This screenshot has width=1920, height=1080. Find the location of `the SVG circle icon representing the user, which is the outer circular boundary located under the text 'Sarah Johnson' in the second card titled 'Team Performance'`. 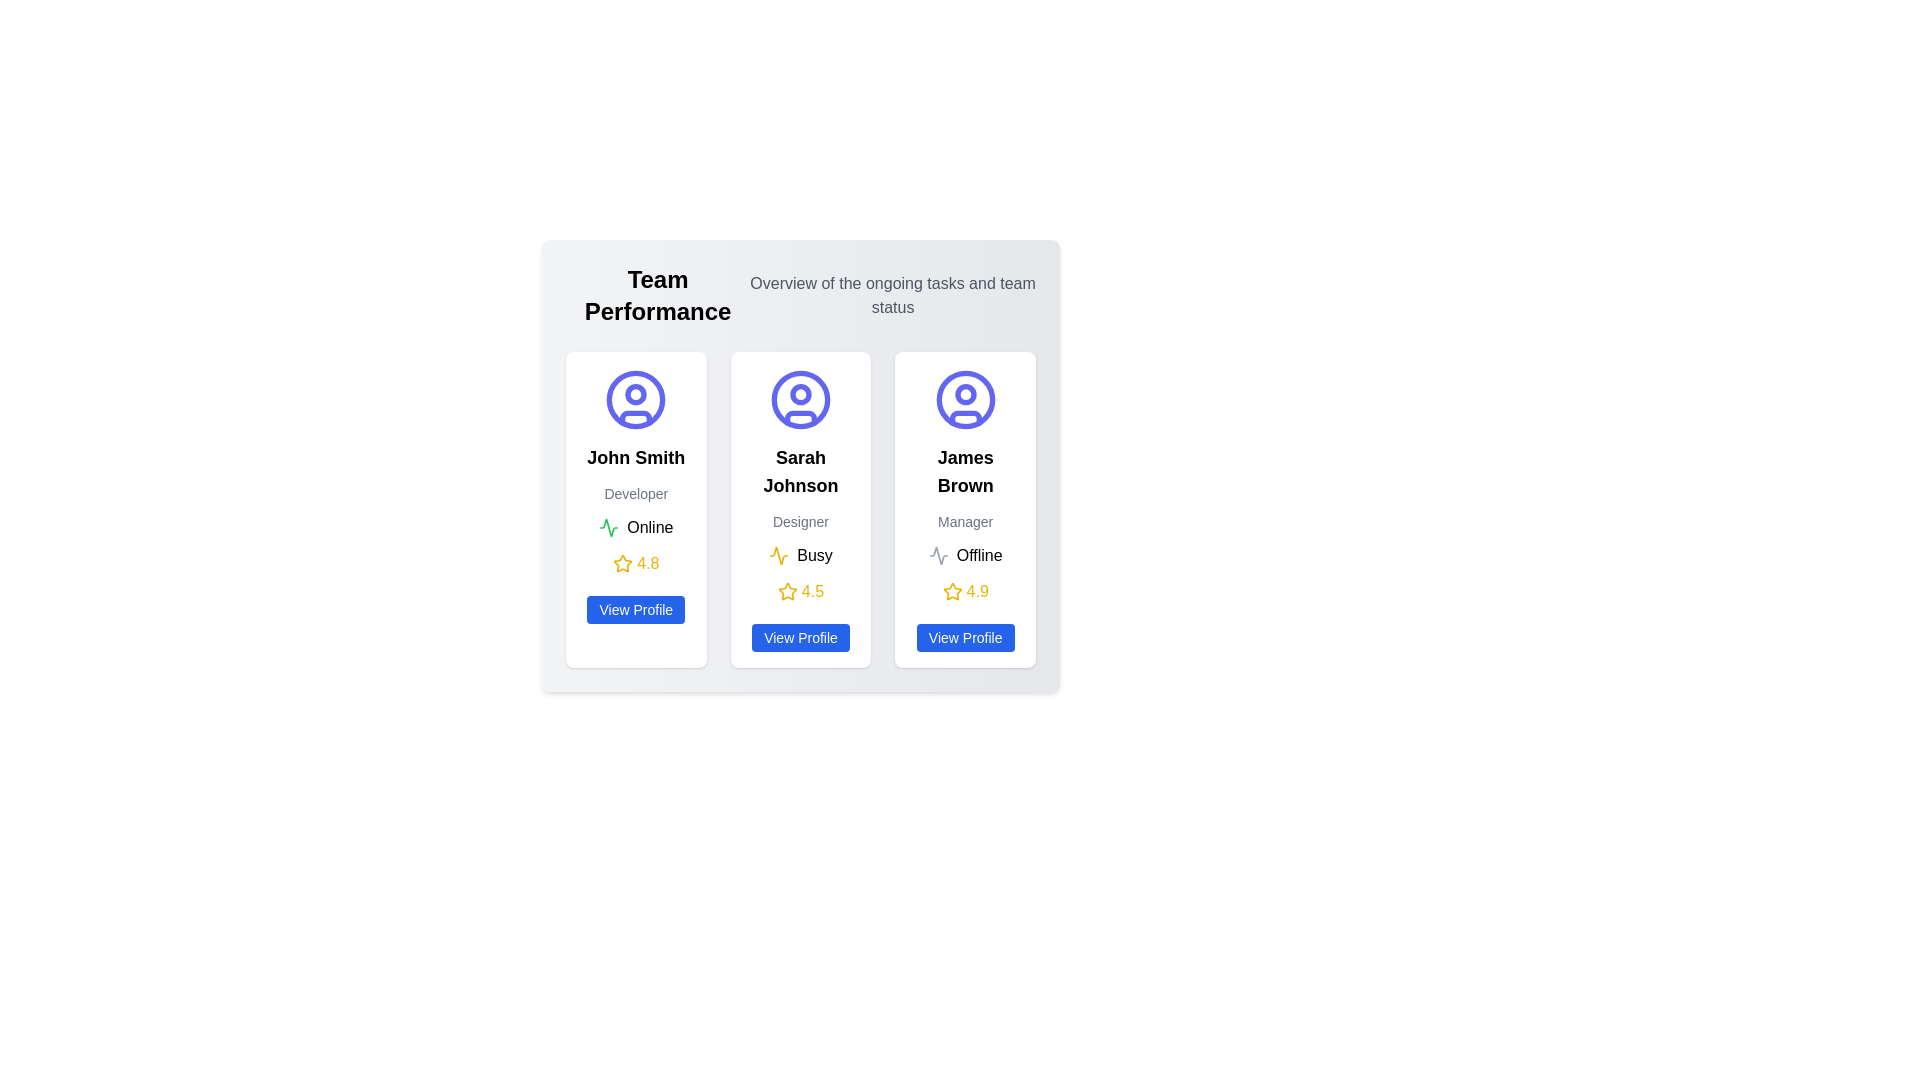

the SVG circle icon representing the user, which is the outer circular boundary located under the text 'Sarah Johnson' in the second card titled 'Team Performance' is located at coordinates (801, 400).